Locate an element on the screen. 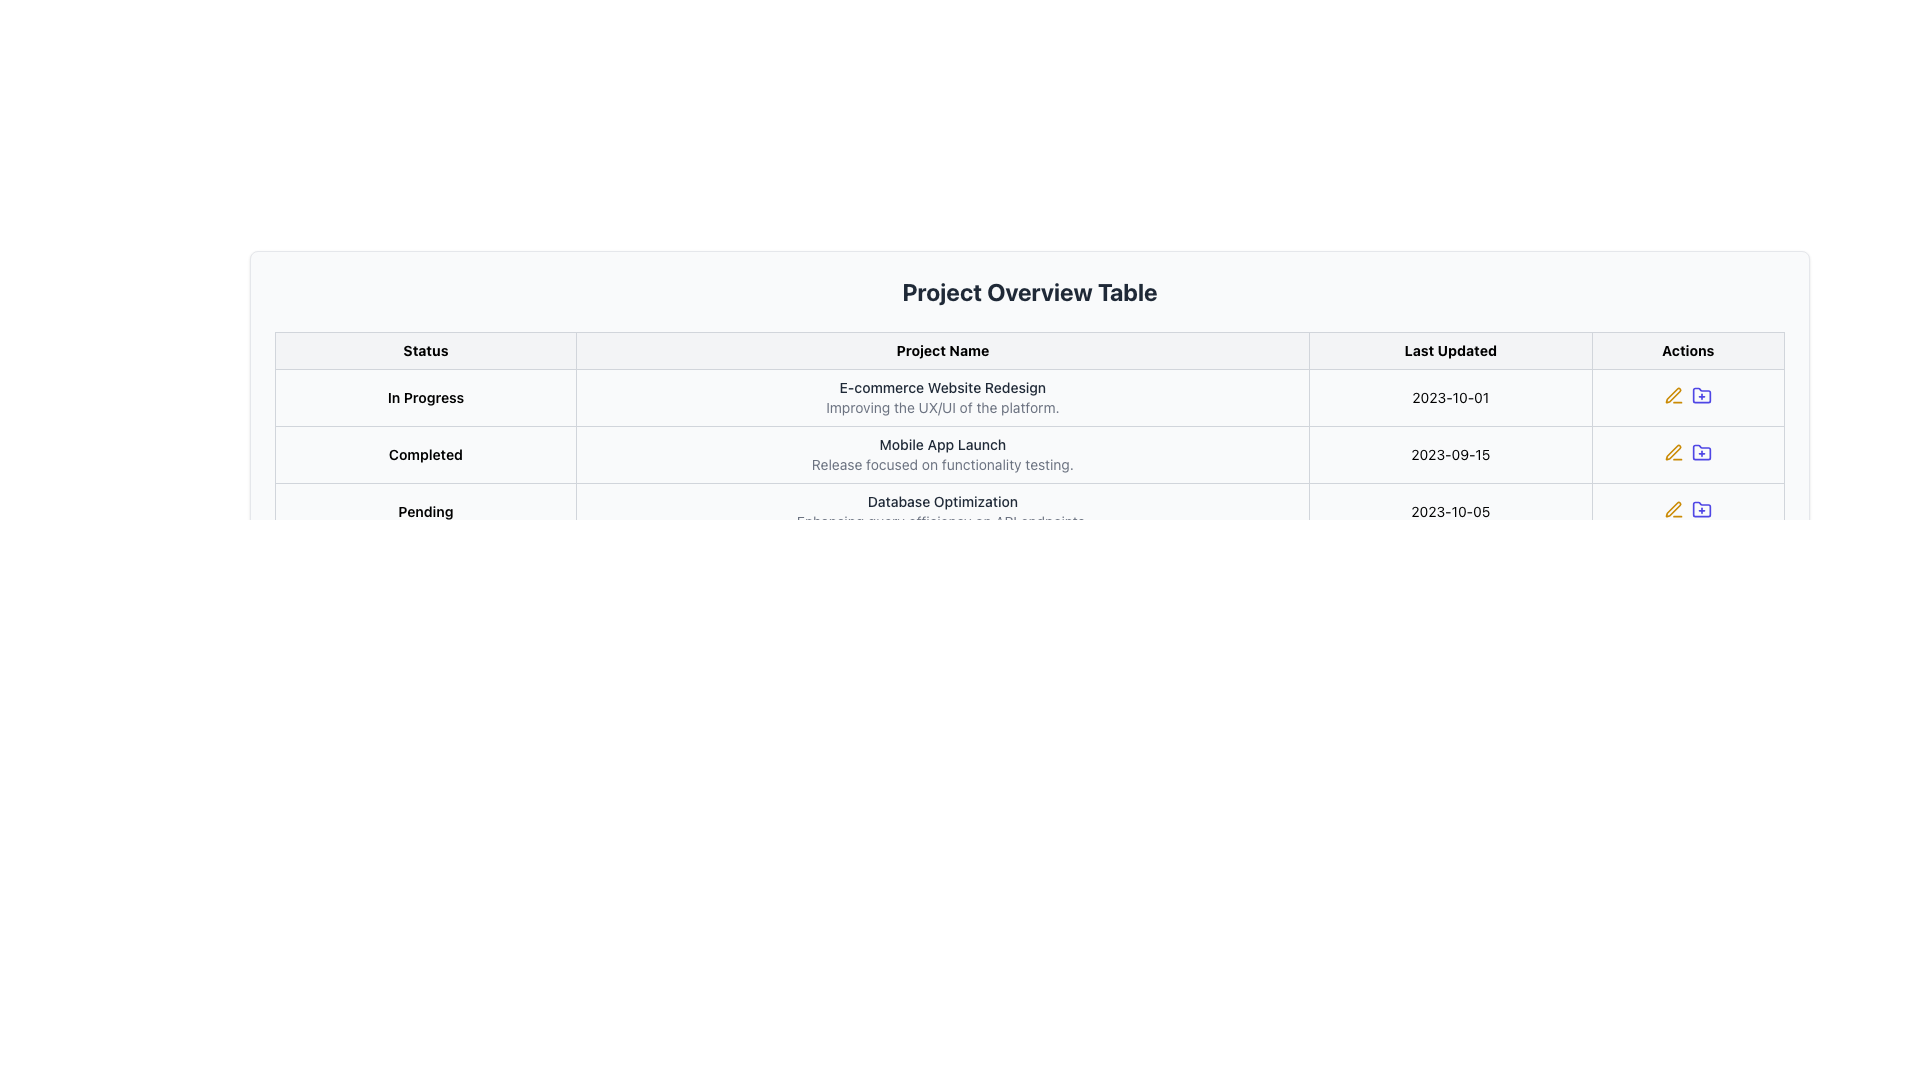 Image resolution: width=1920 pixels, height=1080 pixels. text displayed in the second text block of the 'Project Name' column in the 'Pending' row of the table, which provides information about a pending project is located at coordinates (941, 511).